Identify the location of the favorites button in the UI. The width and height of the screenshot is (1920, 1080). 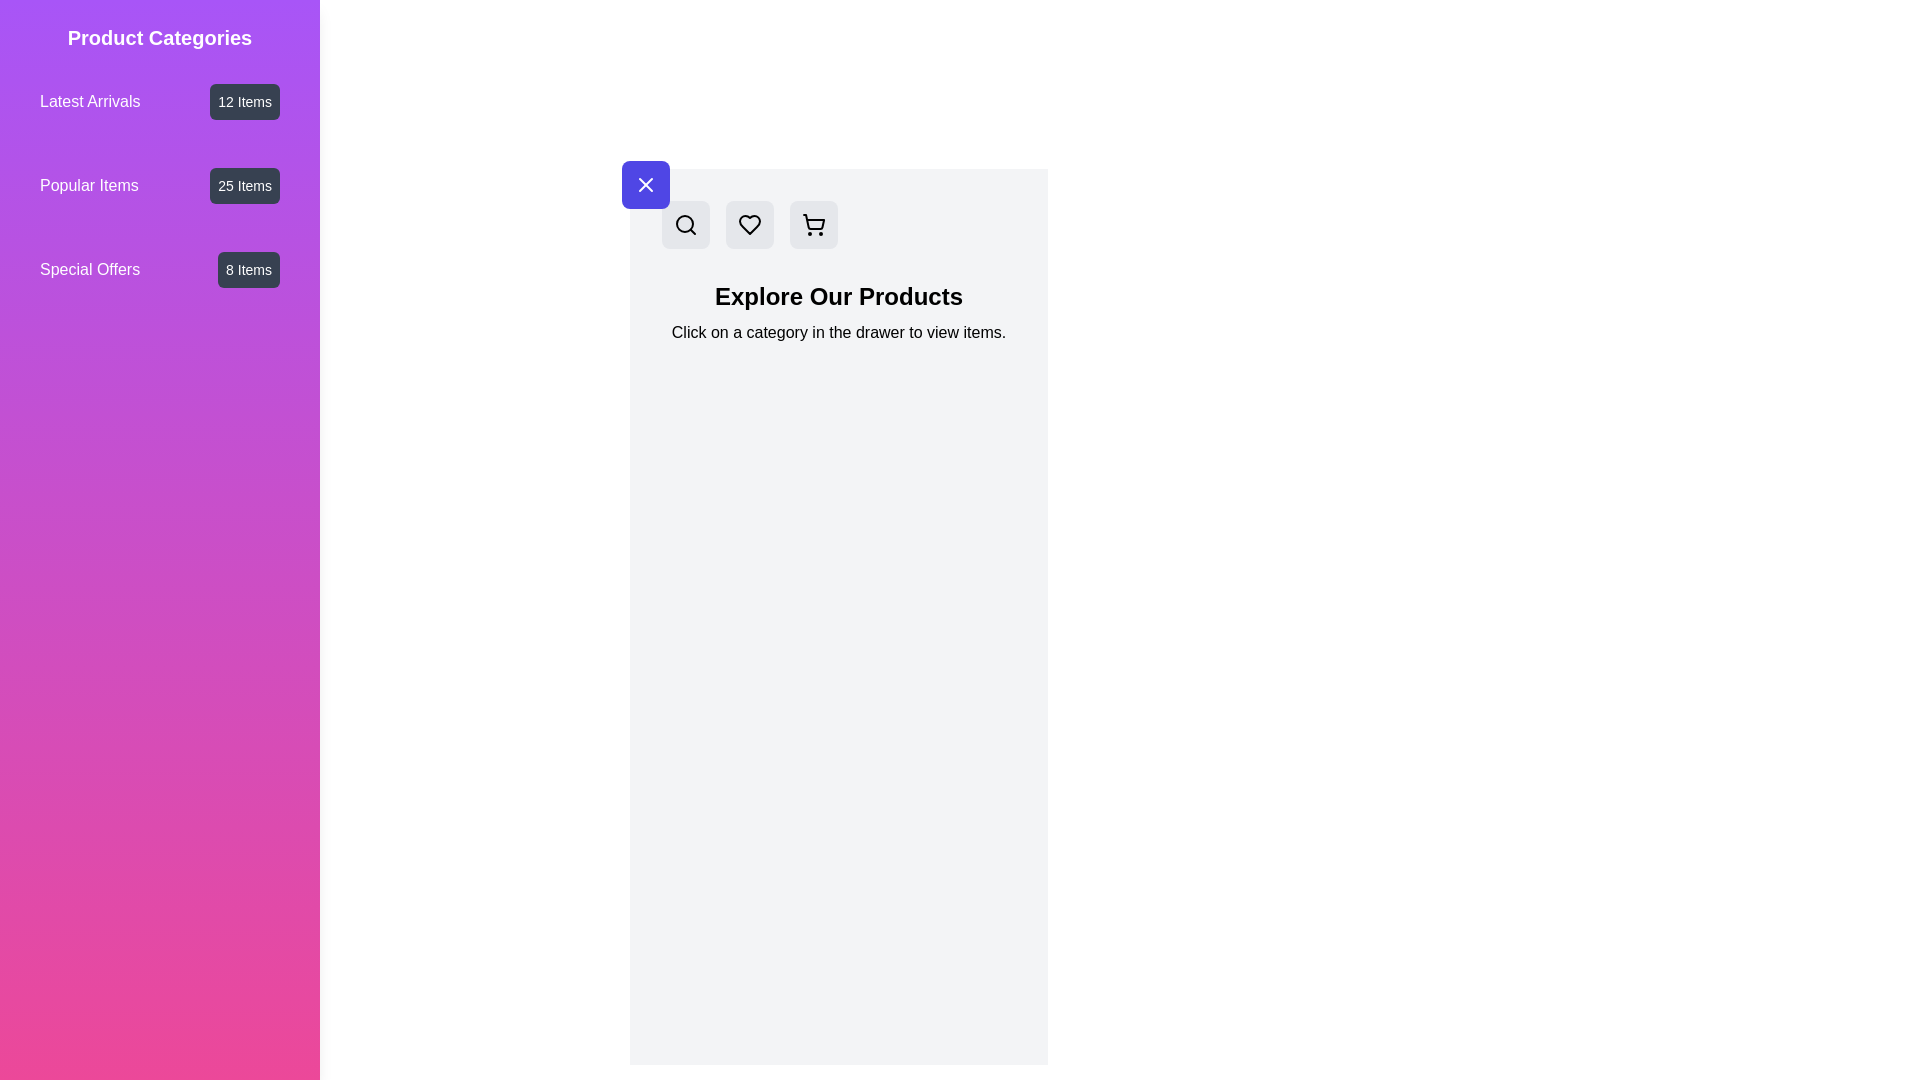
(748, 224).